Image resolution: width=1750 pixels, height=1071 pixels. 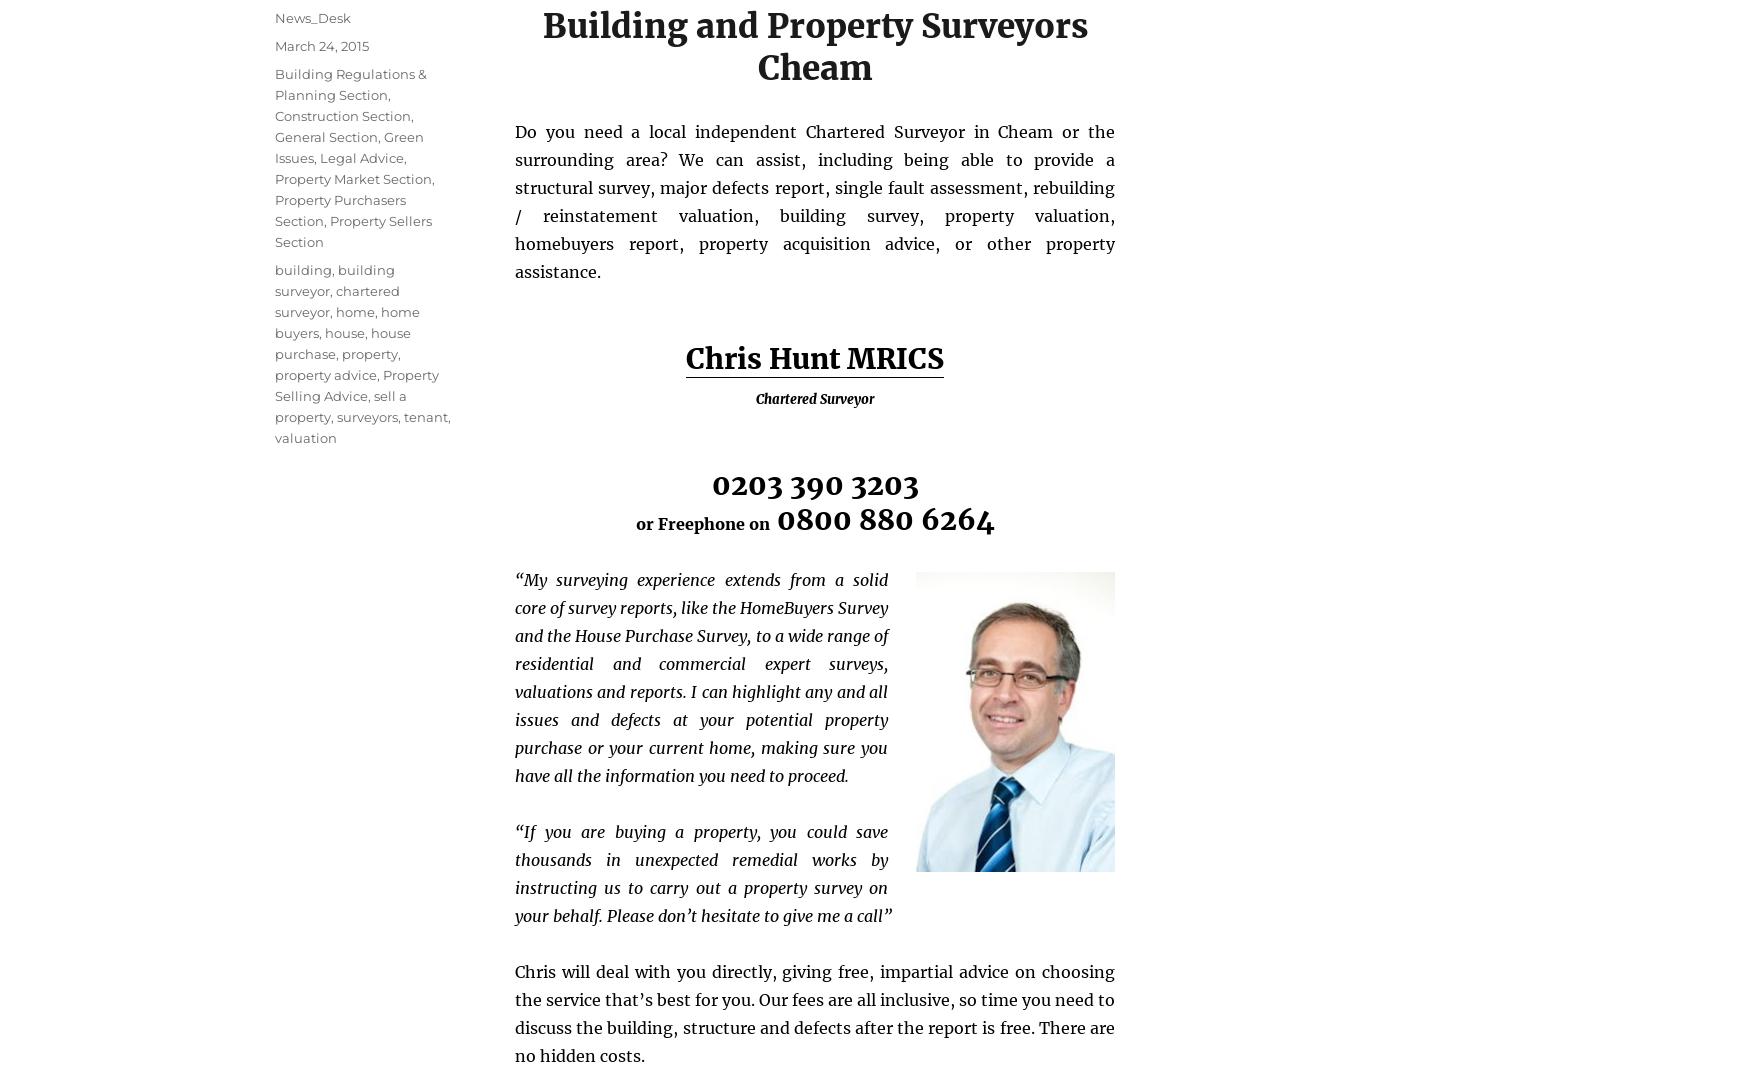 I want to click on '“My surveying experience extends from a solid core of survey reports, like the HomeBuyers Survey and the House Purchase Survey, to a wide range of residential and commercial expert surveys, valuations and reports. I can highlight any and all issues and defects at your potential property purchase or your current home, making sure you have all the information you need to proceed.', so click(x=701, y=675).